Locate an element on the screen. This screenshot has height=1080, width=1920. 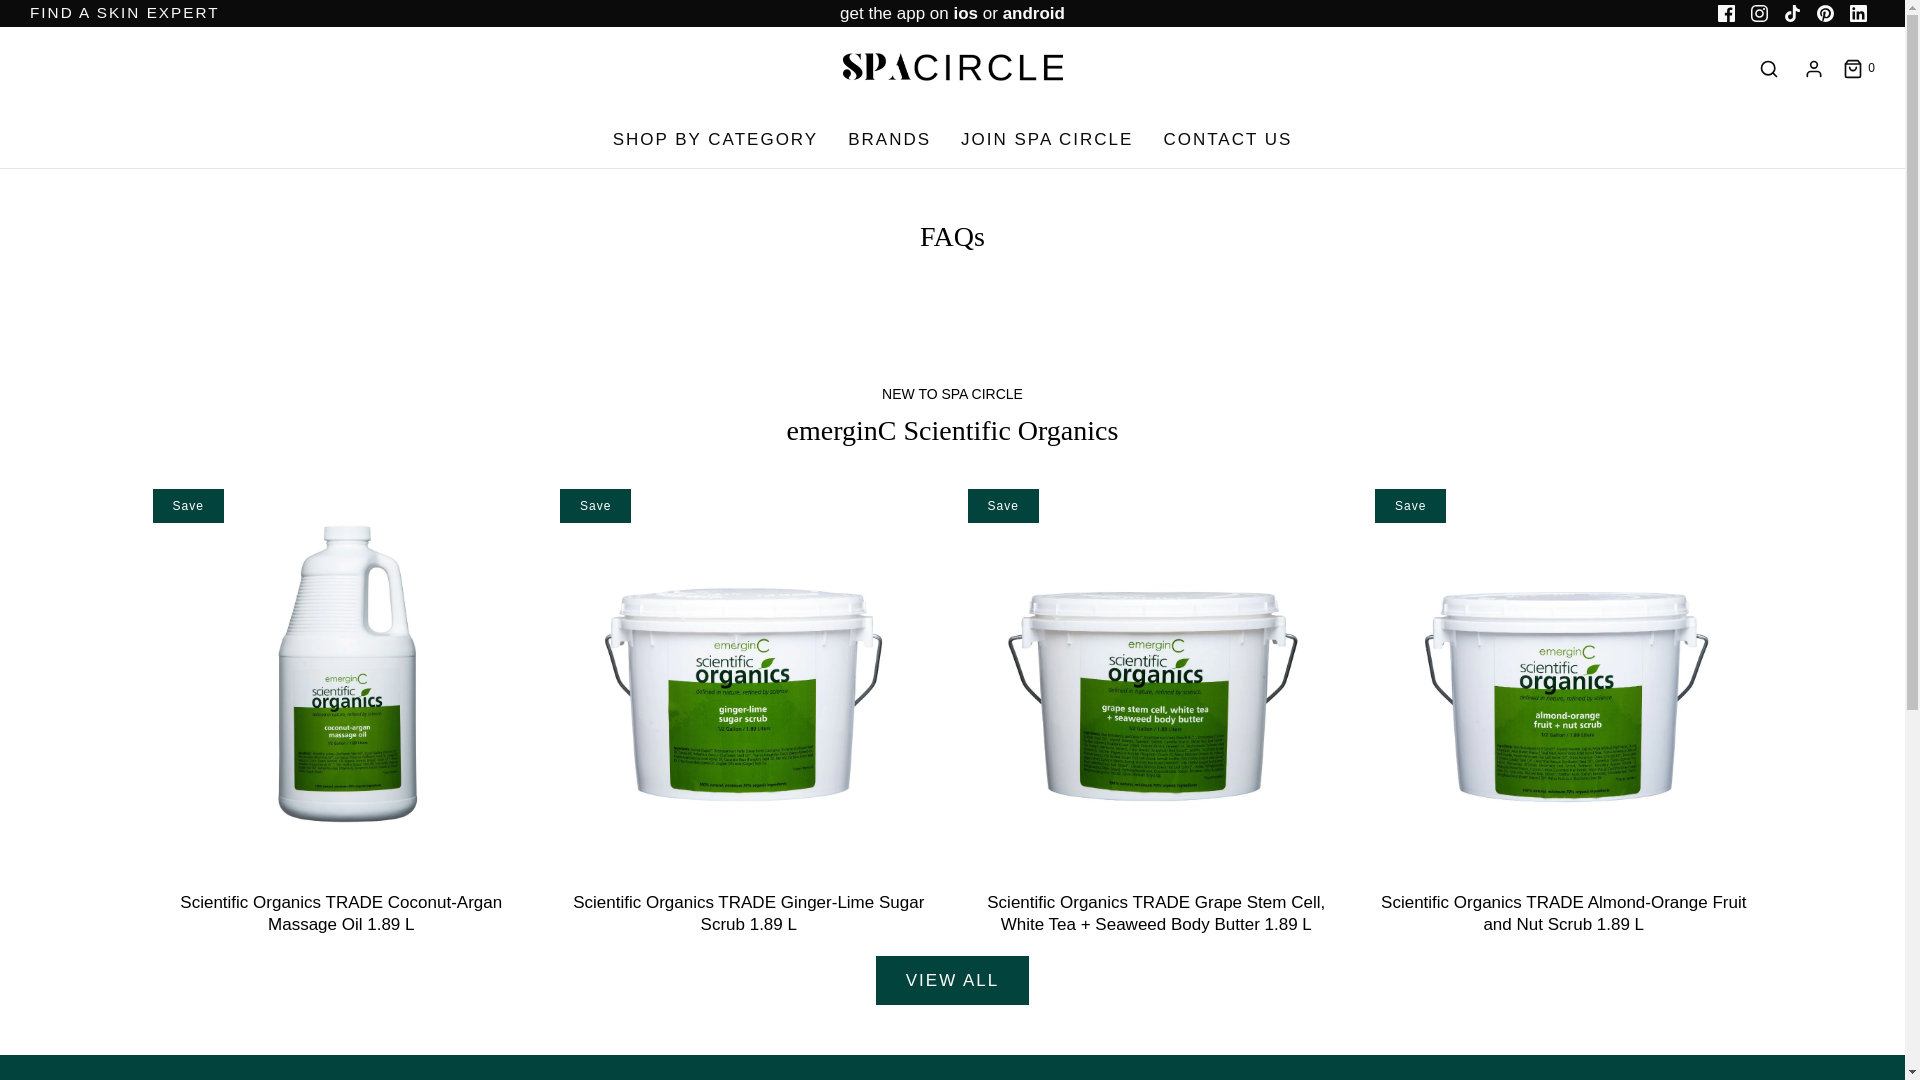
'0' is located at coordinates (1840, 68).